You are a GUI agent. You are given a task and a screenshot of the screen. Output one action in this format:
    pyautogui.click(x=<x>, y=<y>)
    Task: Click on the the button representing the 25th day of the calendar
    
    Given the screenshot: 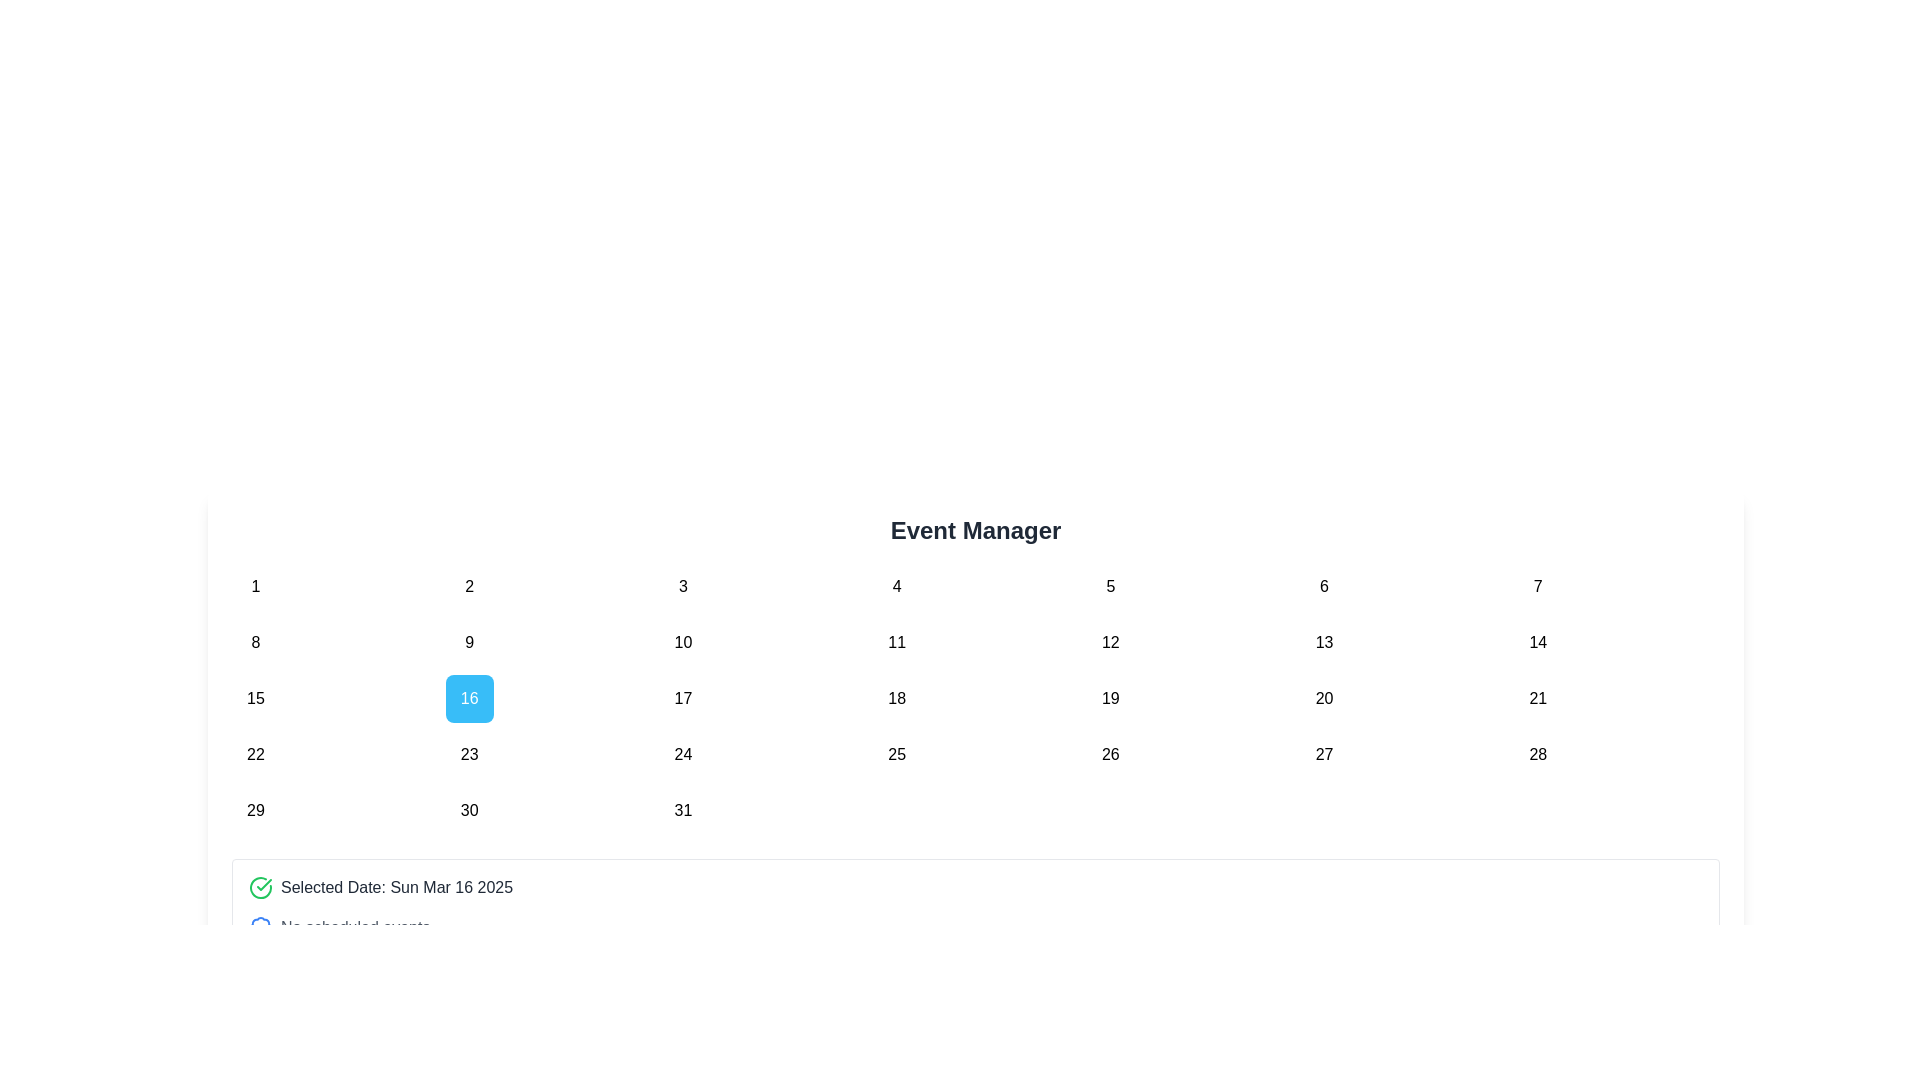 What is the action you would take?
    pyautogui.click(x=896, y=755)
    